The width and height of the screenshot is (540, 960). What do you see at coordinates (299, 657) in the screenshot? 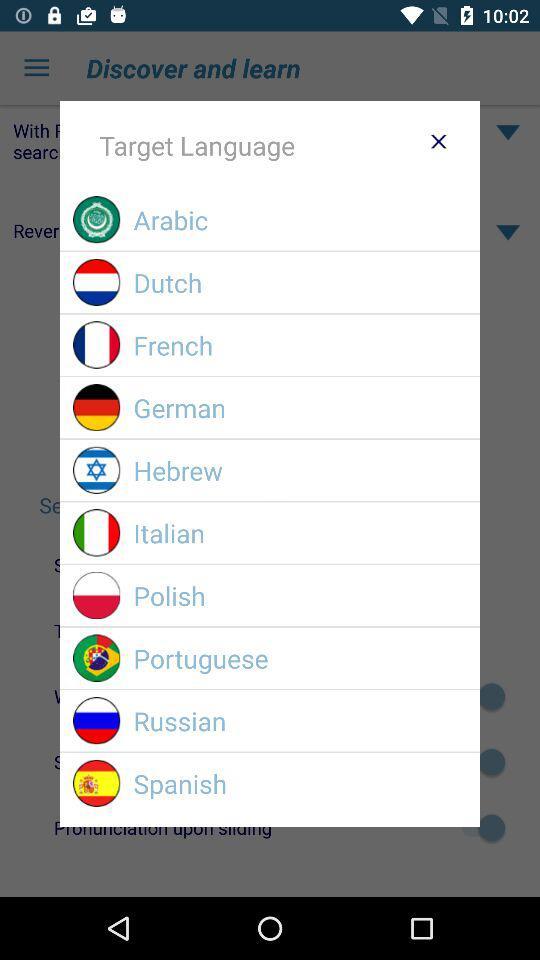
I see `the portuguese icon` at bounding box center [299, 657].